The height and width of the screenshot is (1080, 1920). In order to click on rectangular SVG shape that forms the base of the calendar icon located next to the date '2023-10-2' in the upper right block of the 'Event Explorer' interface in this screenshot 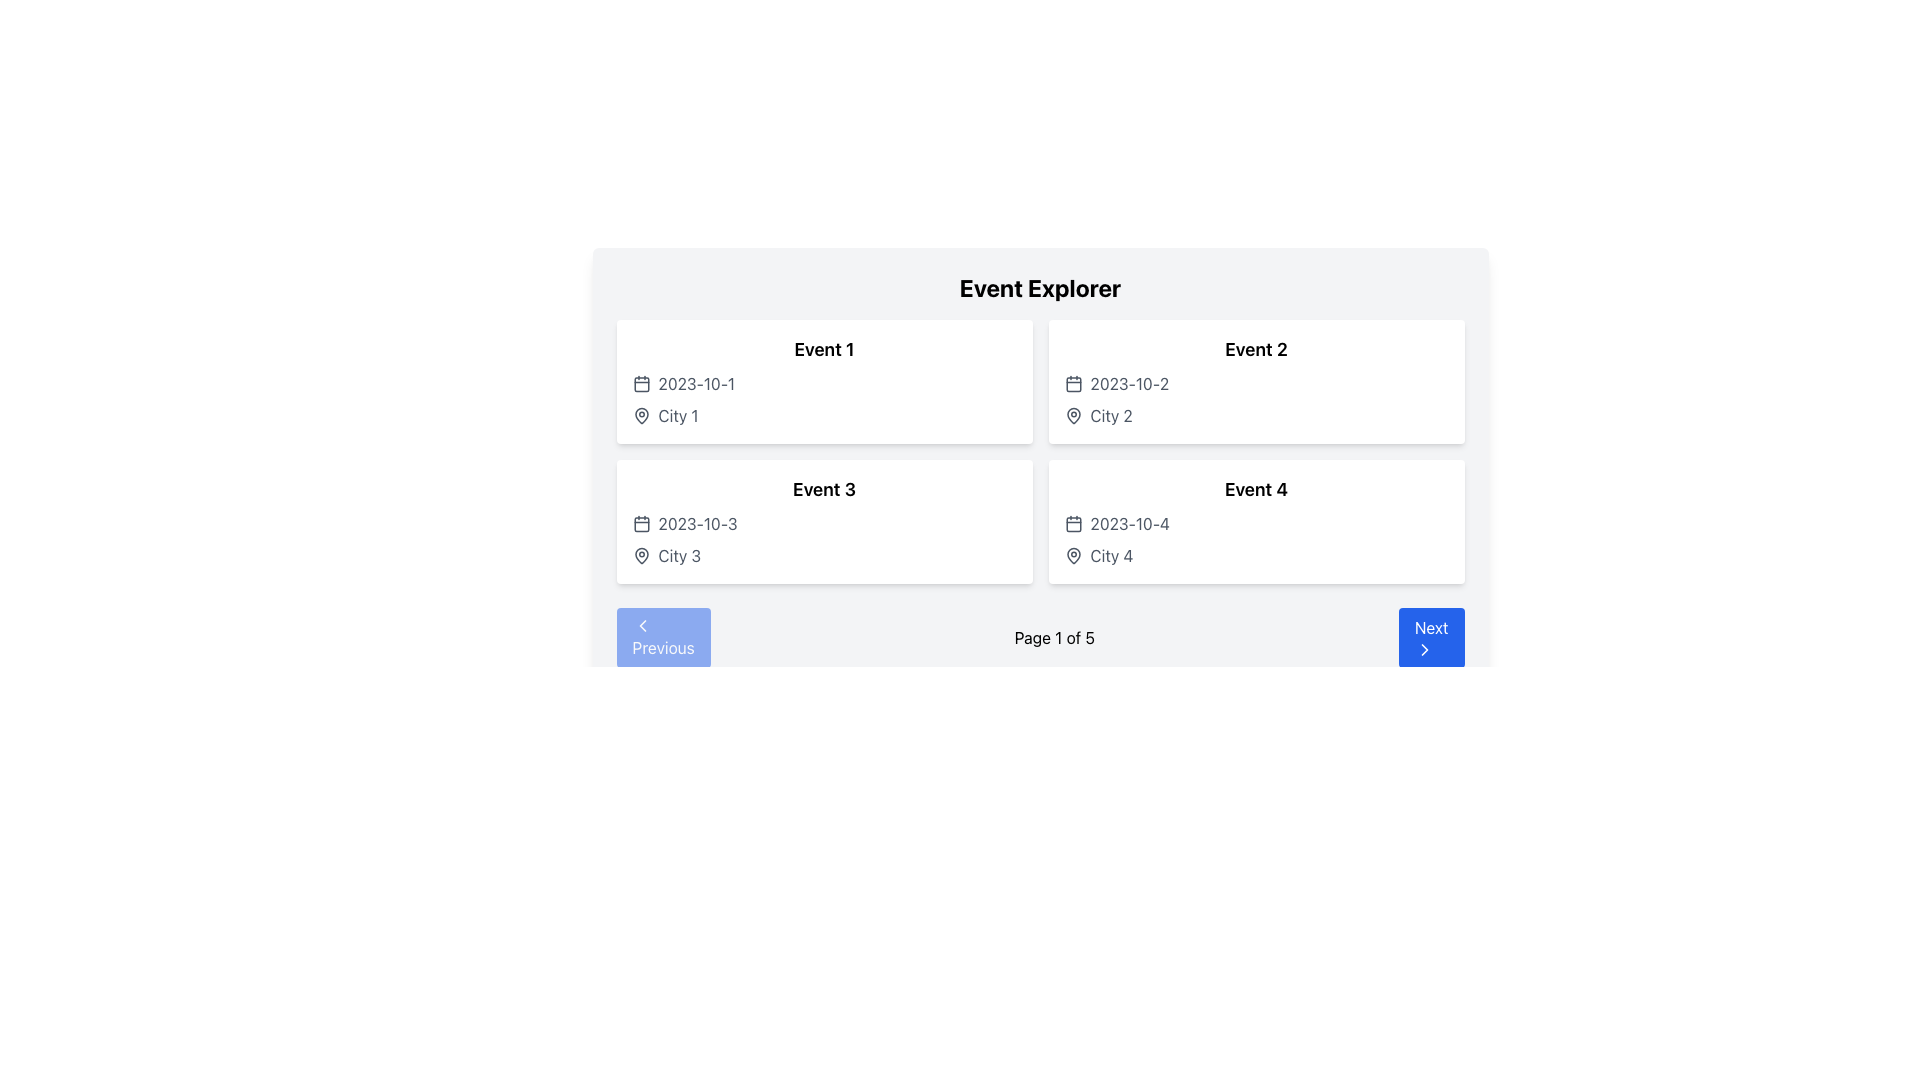, I will do `click(1072, 384)`.